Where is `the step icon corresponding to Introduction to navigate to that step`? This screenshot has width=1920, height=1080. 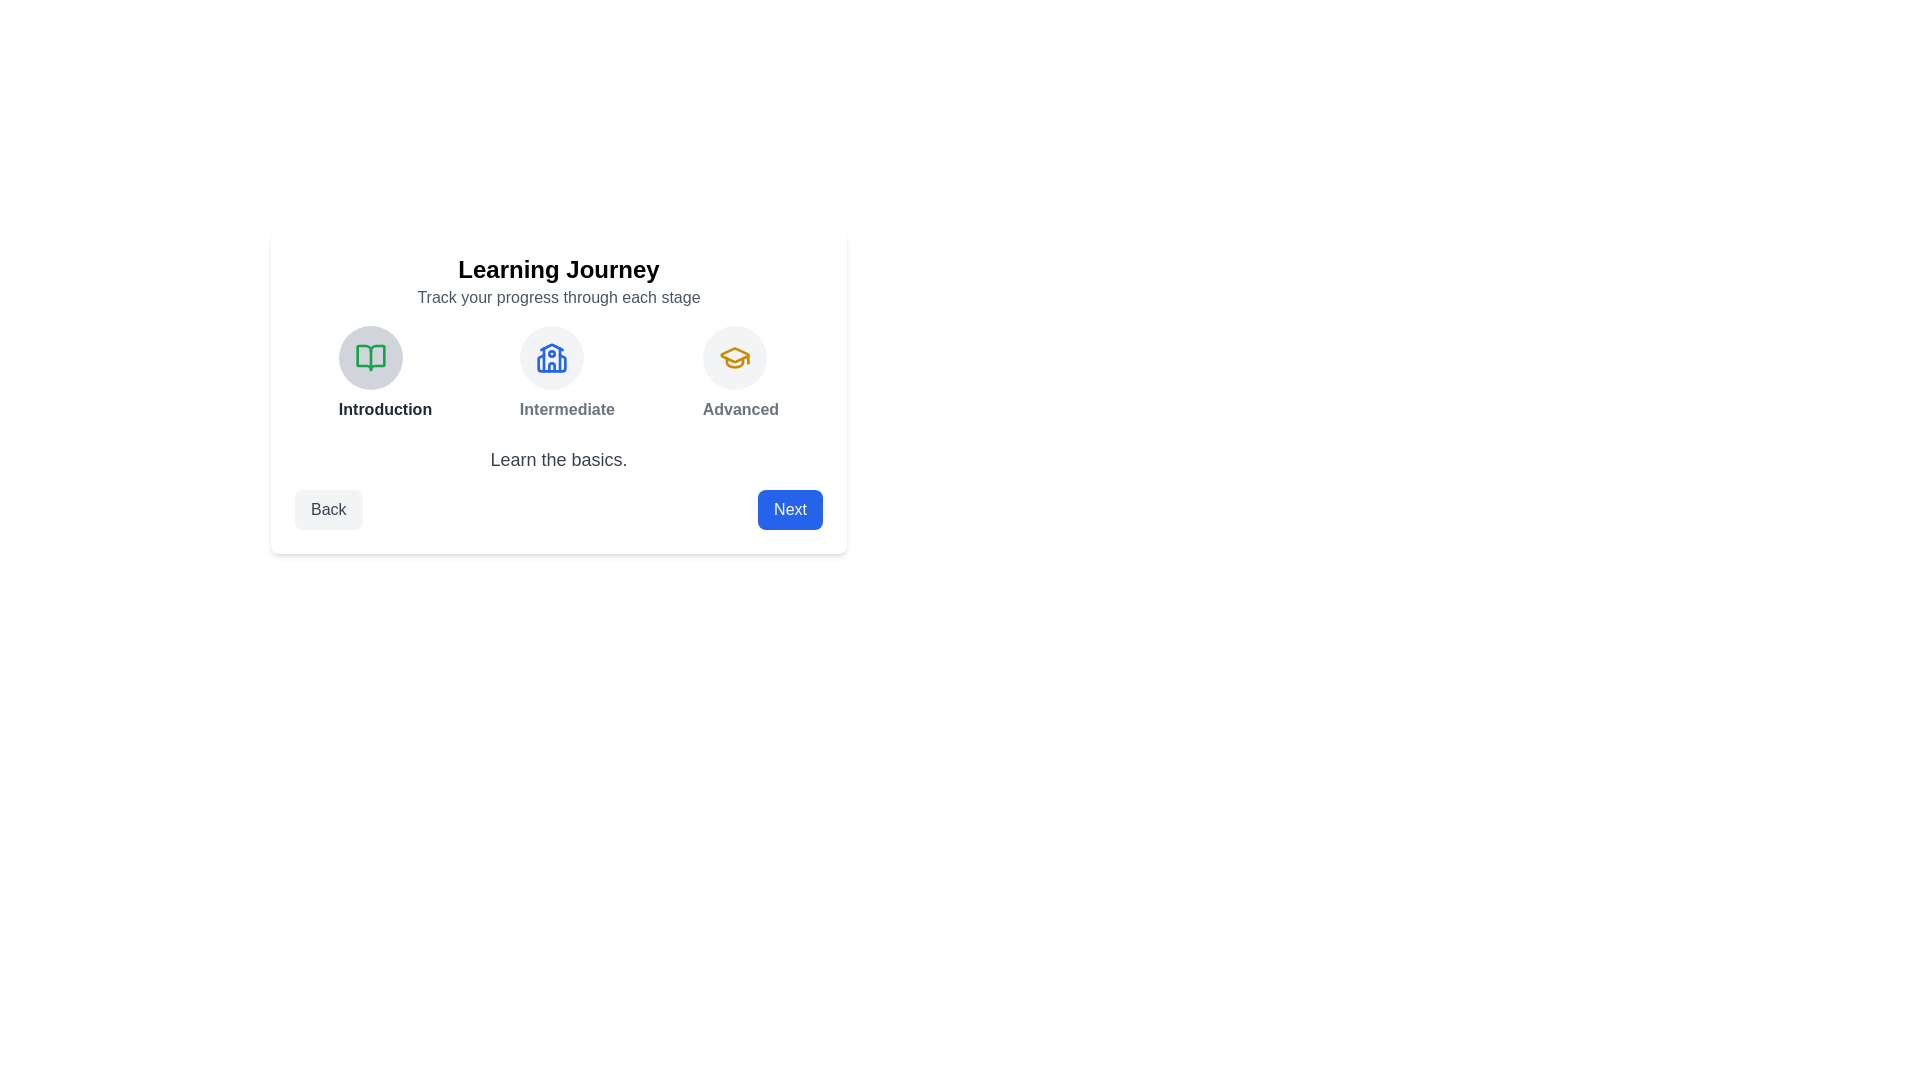
the step icon corresponding to Introduction to navigate to that step is located at coordinates (370, 357).